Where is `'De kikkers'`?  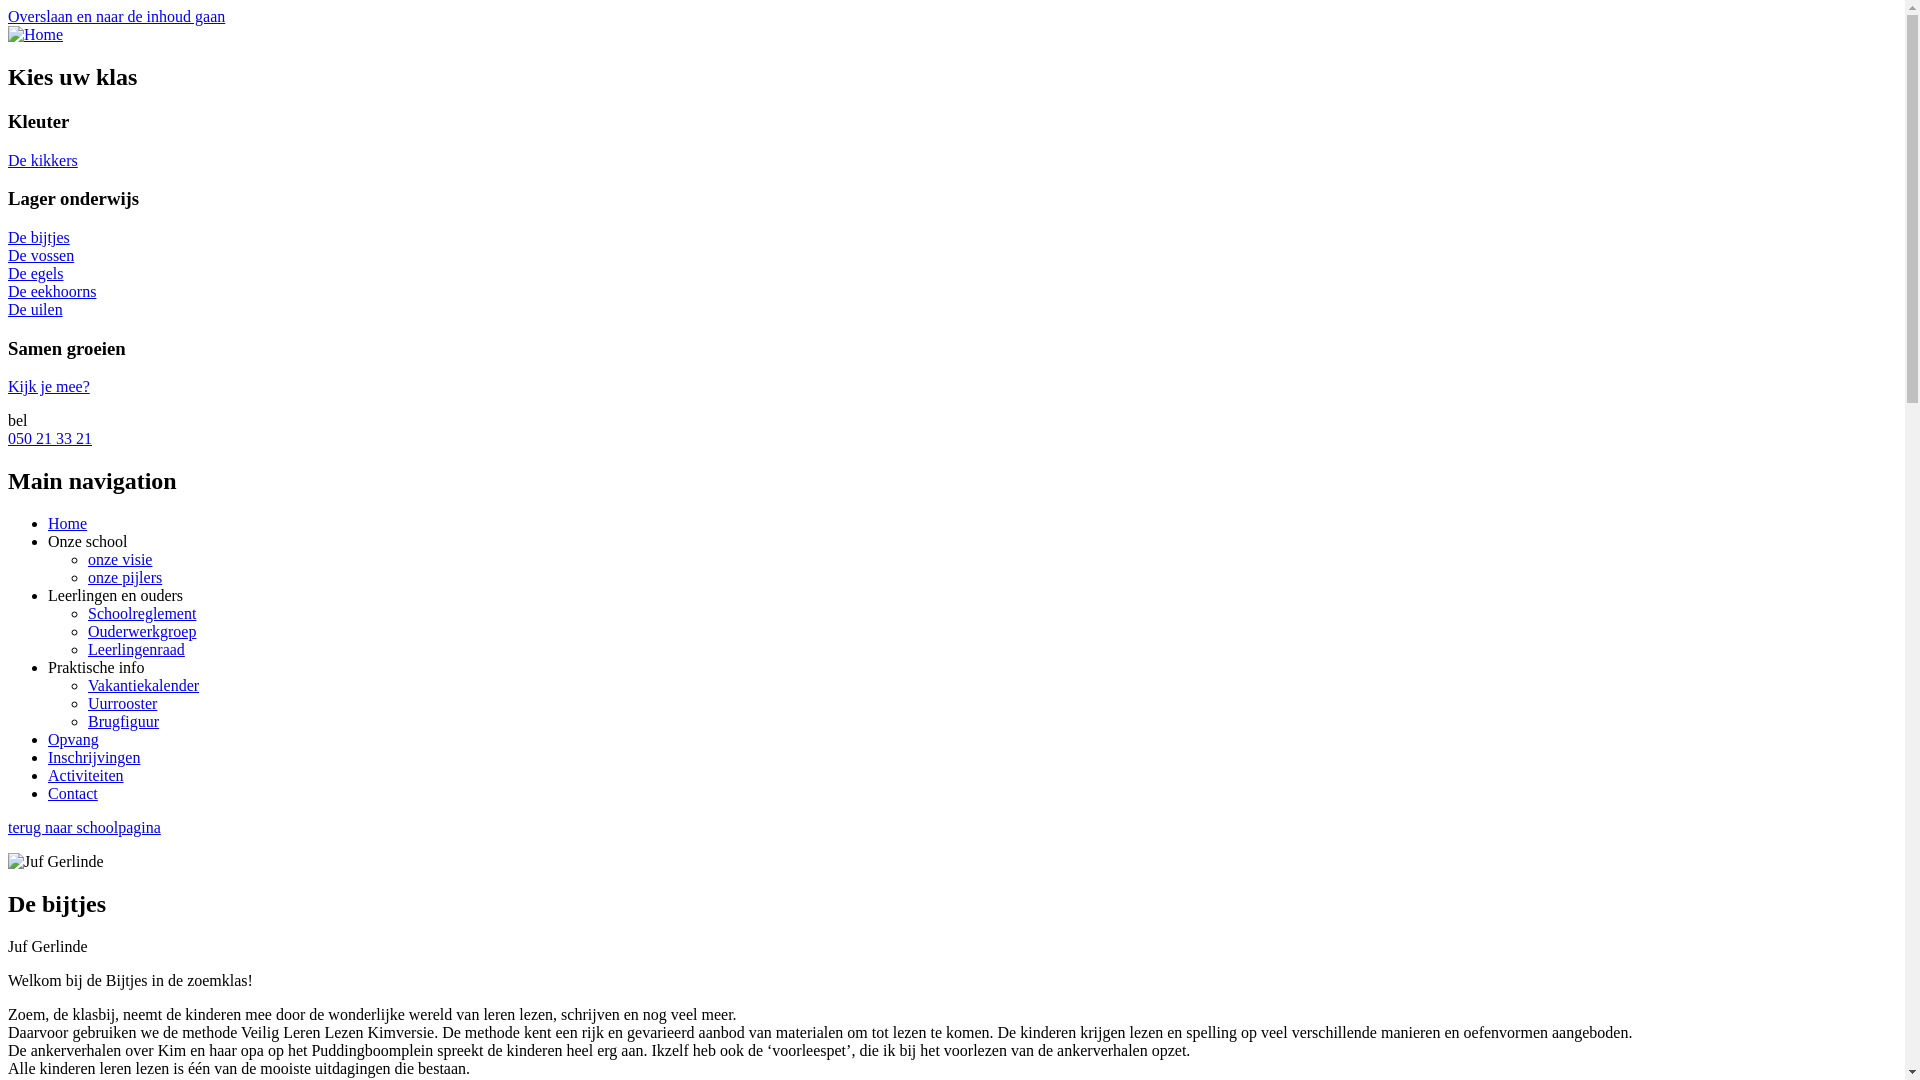 'De kikkers' is located at coordinates (43, 159).